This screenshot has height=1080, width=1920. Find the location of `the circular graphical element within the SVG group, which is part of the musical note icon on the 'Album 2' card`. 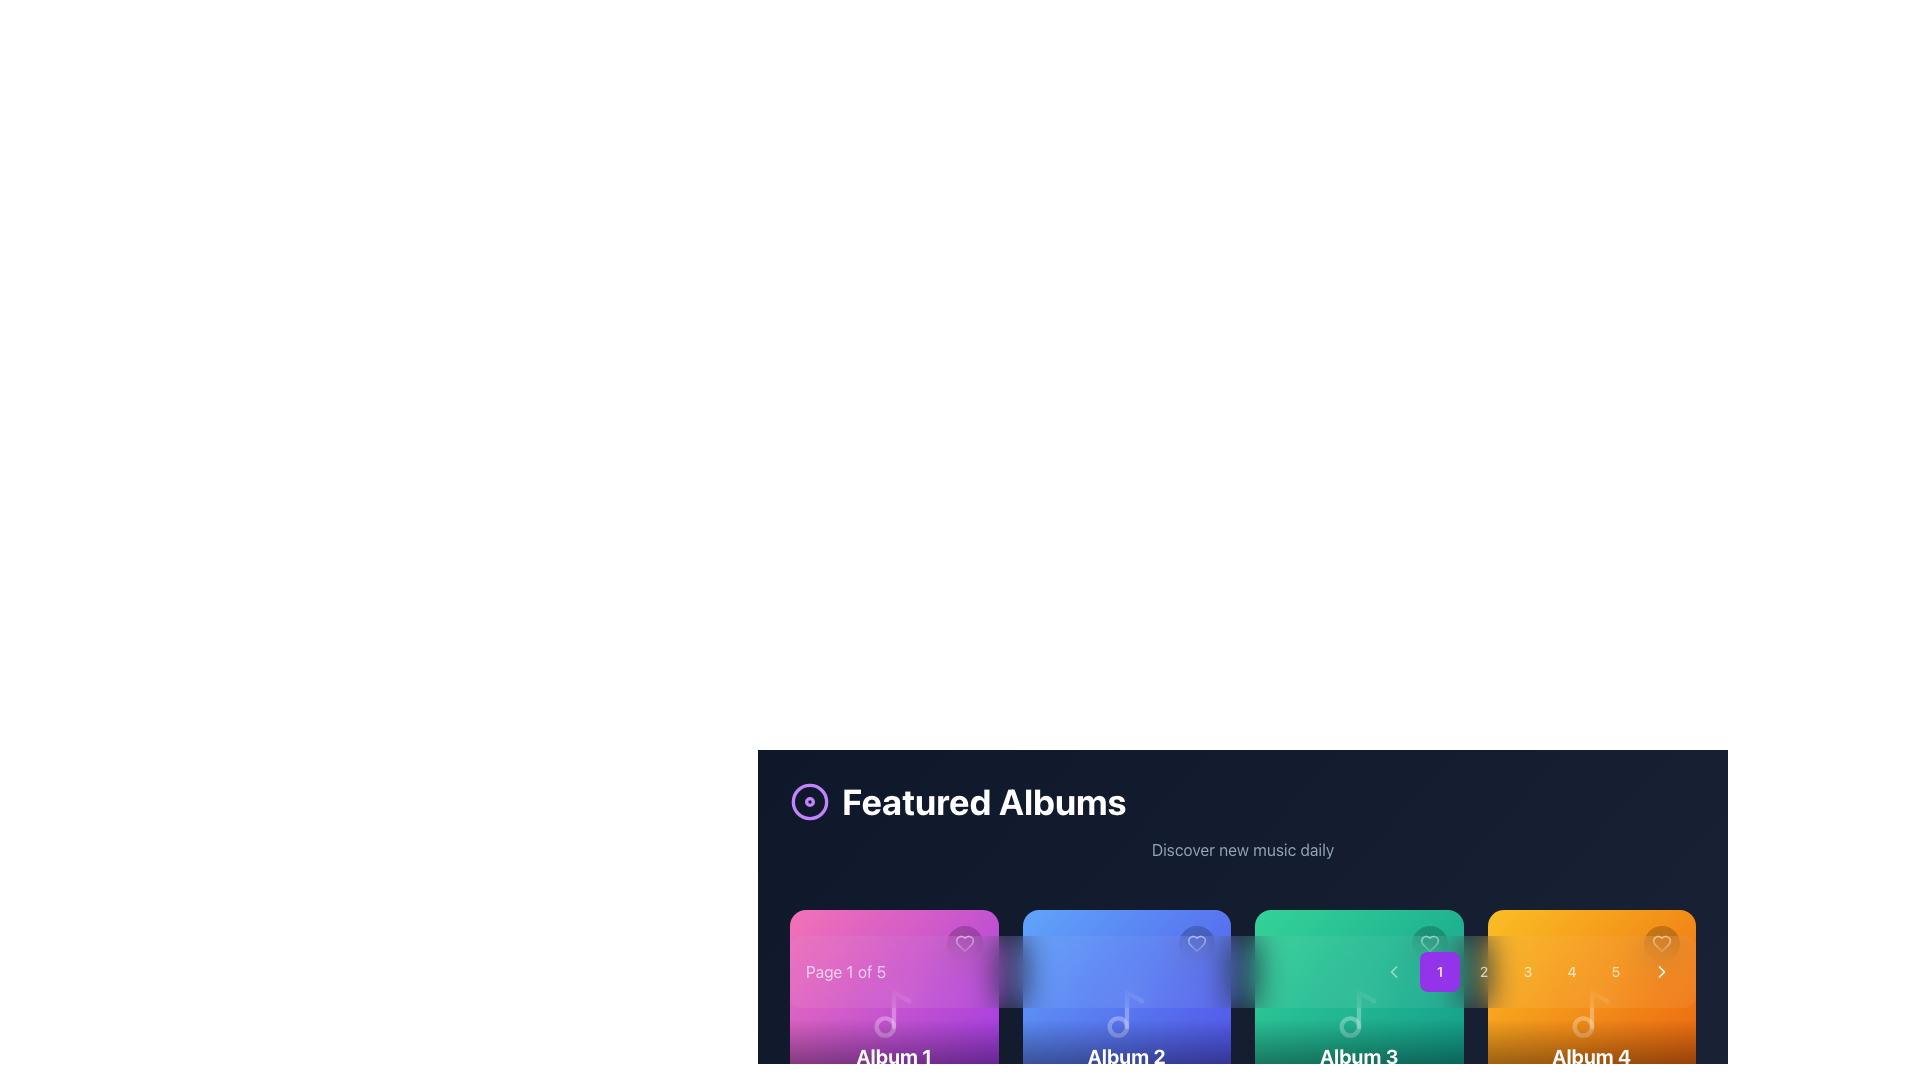

the circular graphical element within the SVG group, which is part of the musical note icon on the 'Album 2' card is located at coordinates (1117, 1027).